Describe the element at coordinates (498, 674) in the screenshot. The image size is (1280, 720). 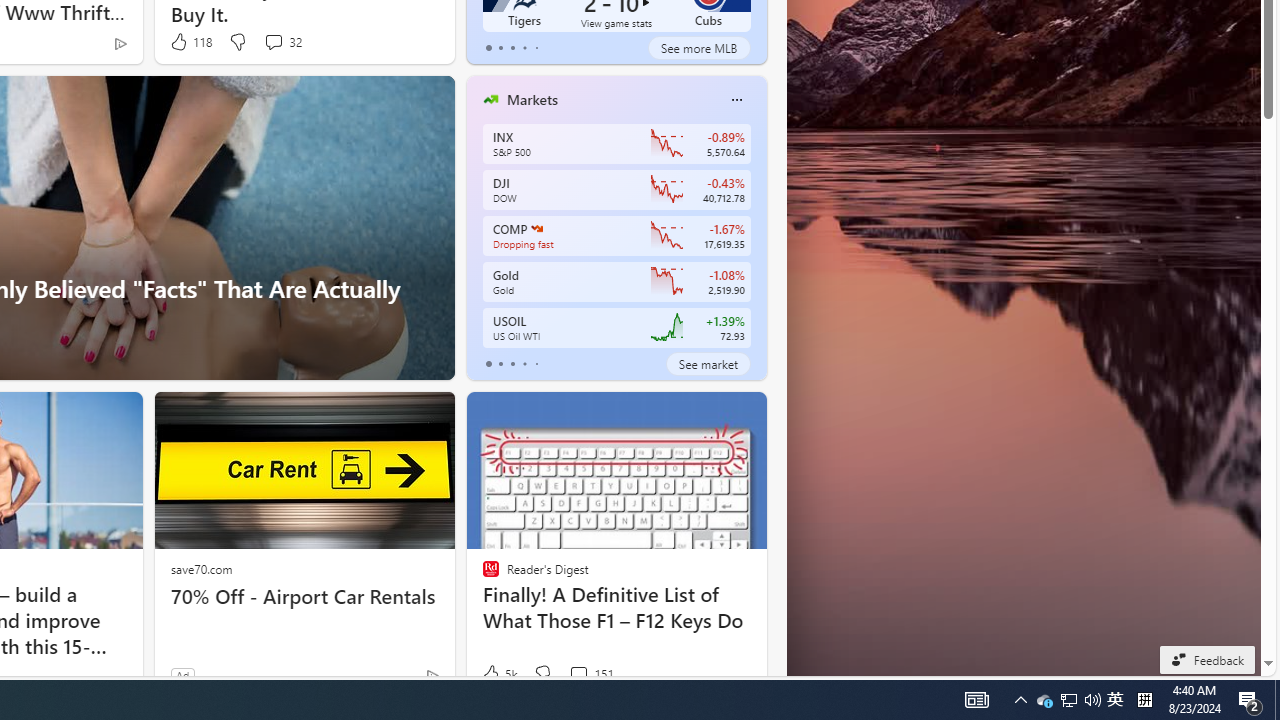
I see `'5k Like'` at that location.